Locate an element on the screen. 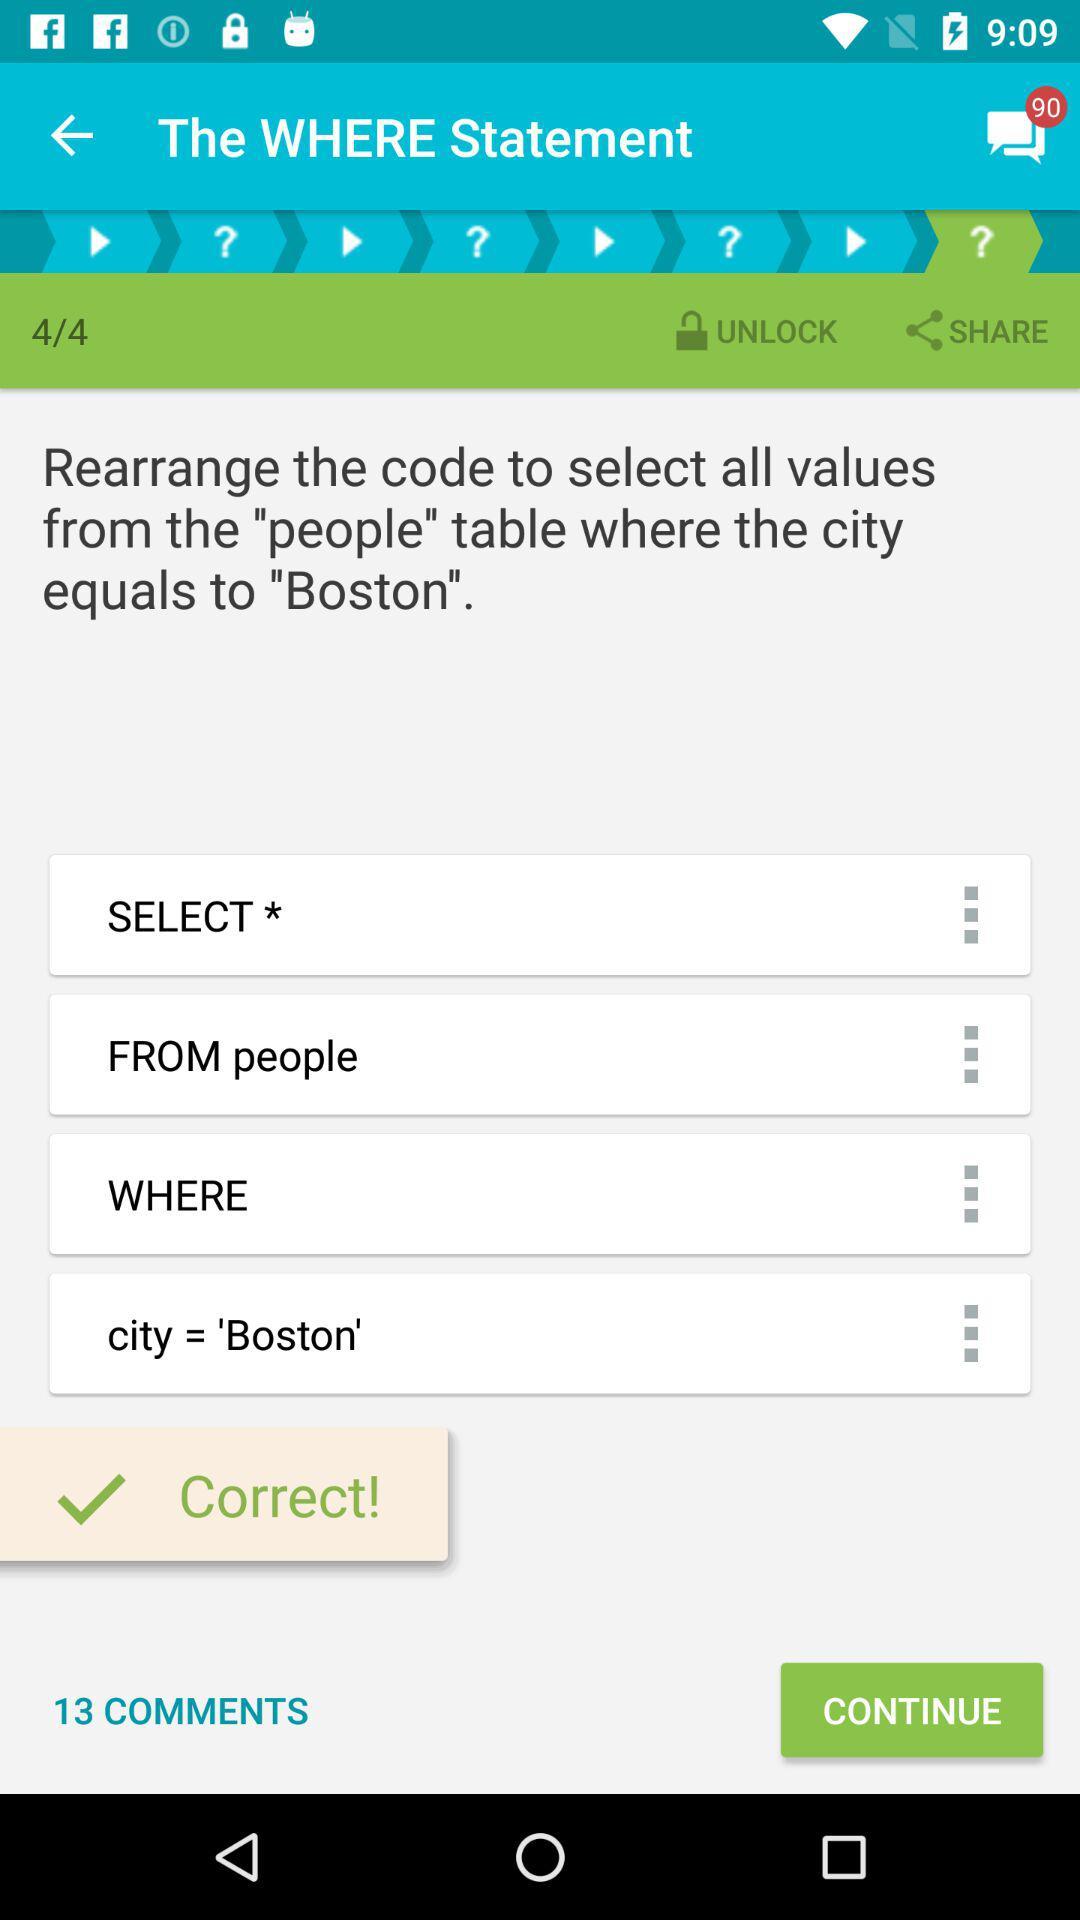 Image resolution: width=1080 pixels, height=1920 pixels. the play icon is located at coordinates (99, 240).